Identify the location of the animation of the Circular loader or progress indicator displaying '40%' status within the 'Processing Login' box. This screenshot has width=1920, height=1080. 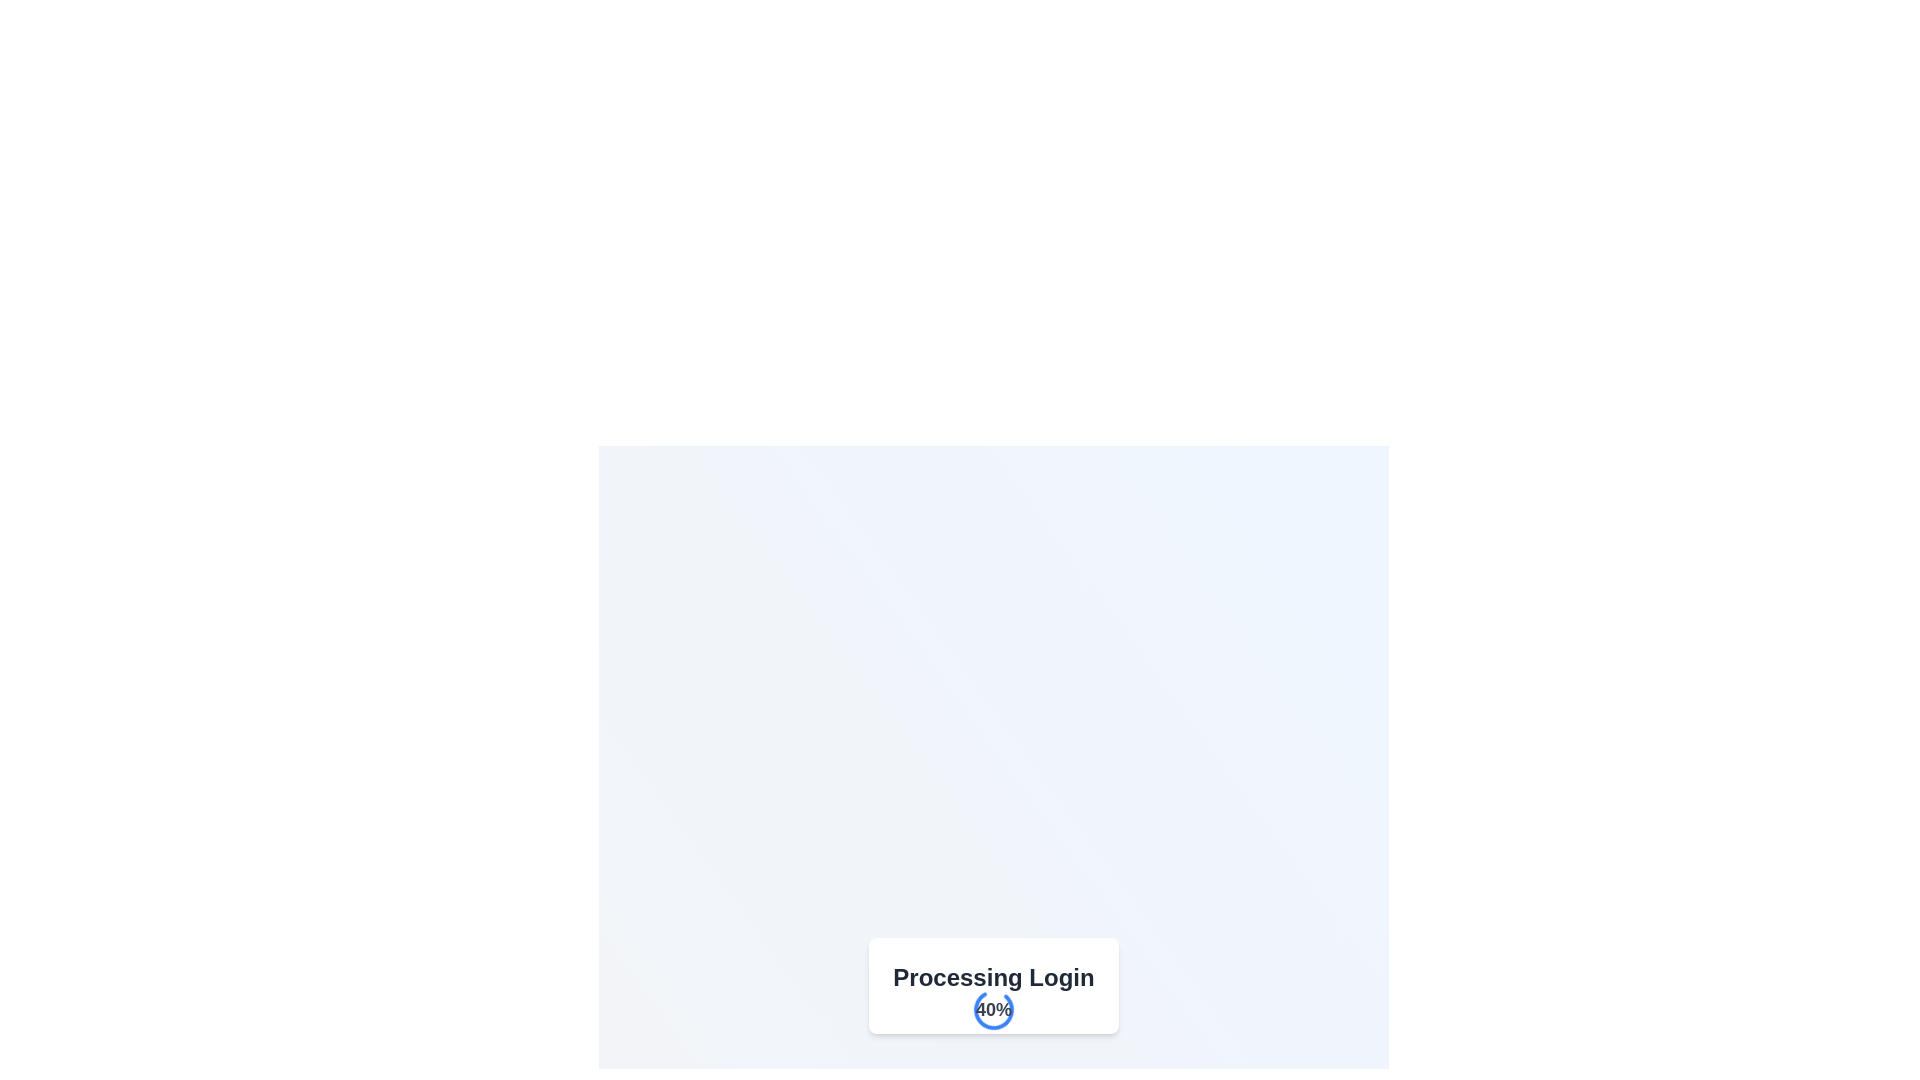
(993, 1010).